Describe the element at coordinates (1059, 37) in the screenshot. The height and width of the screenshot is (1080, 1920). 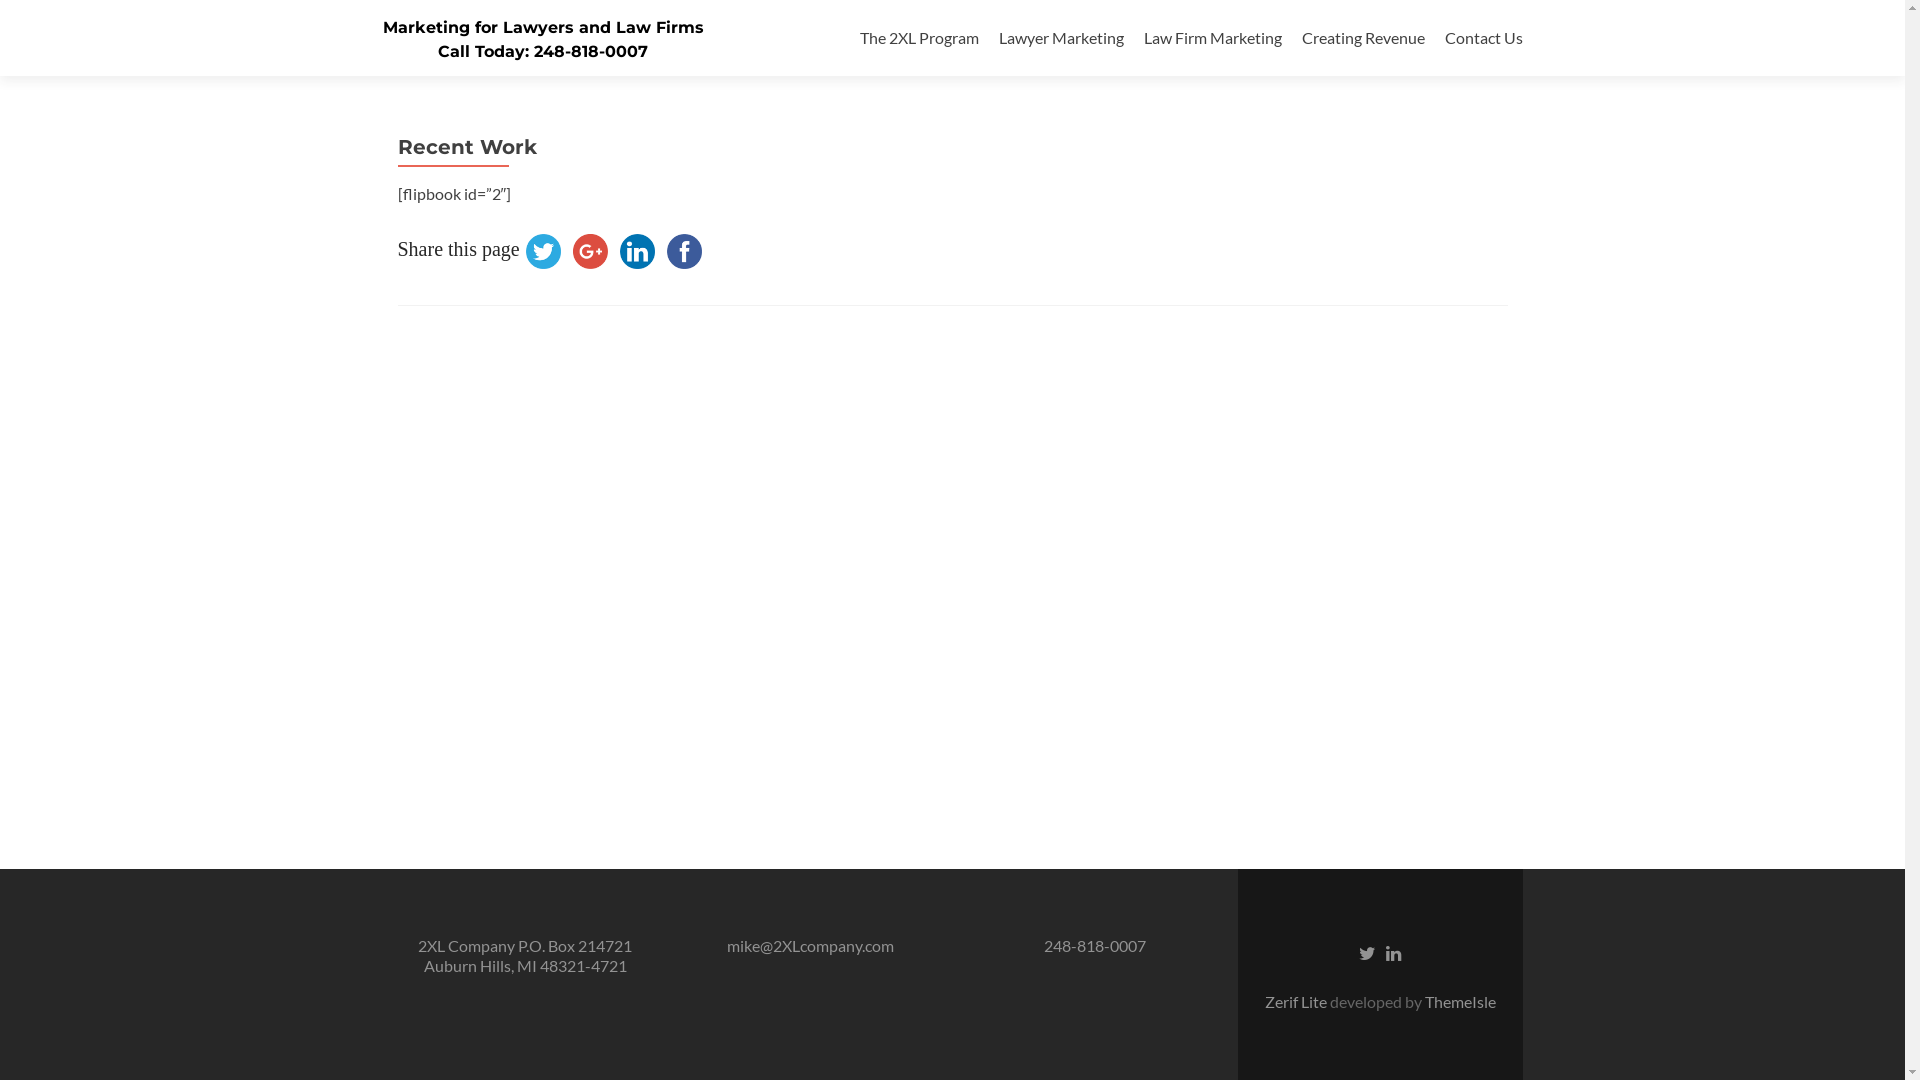
I see `'Lawyer Marketing'` at that location.